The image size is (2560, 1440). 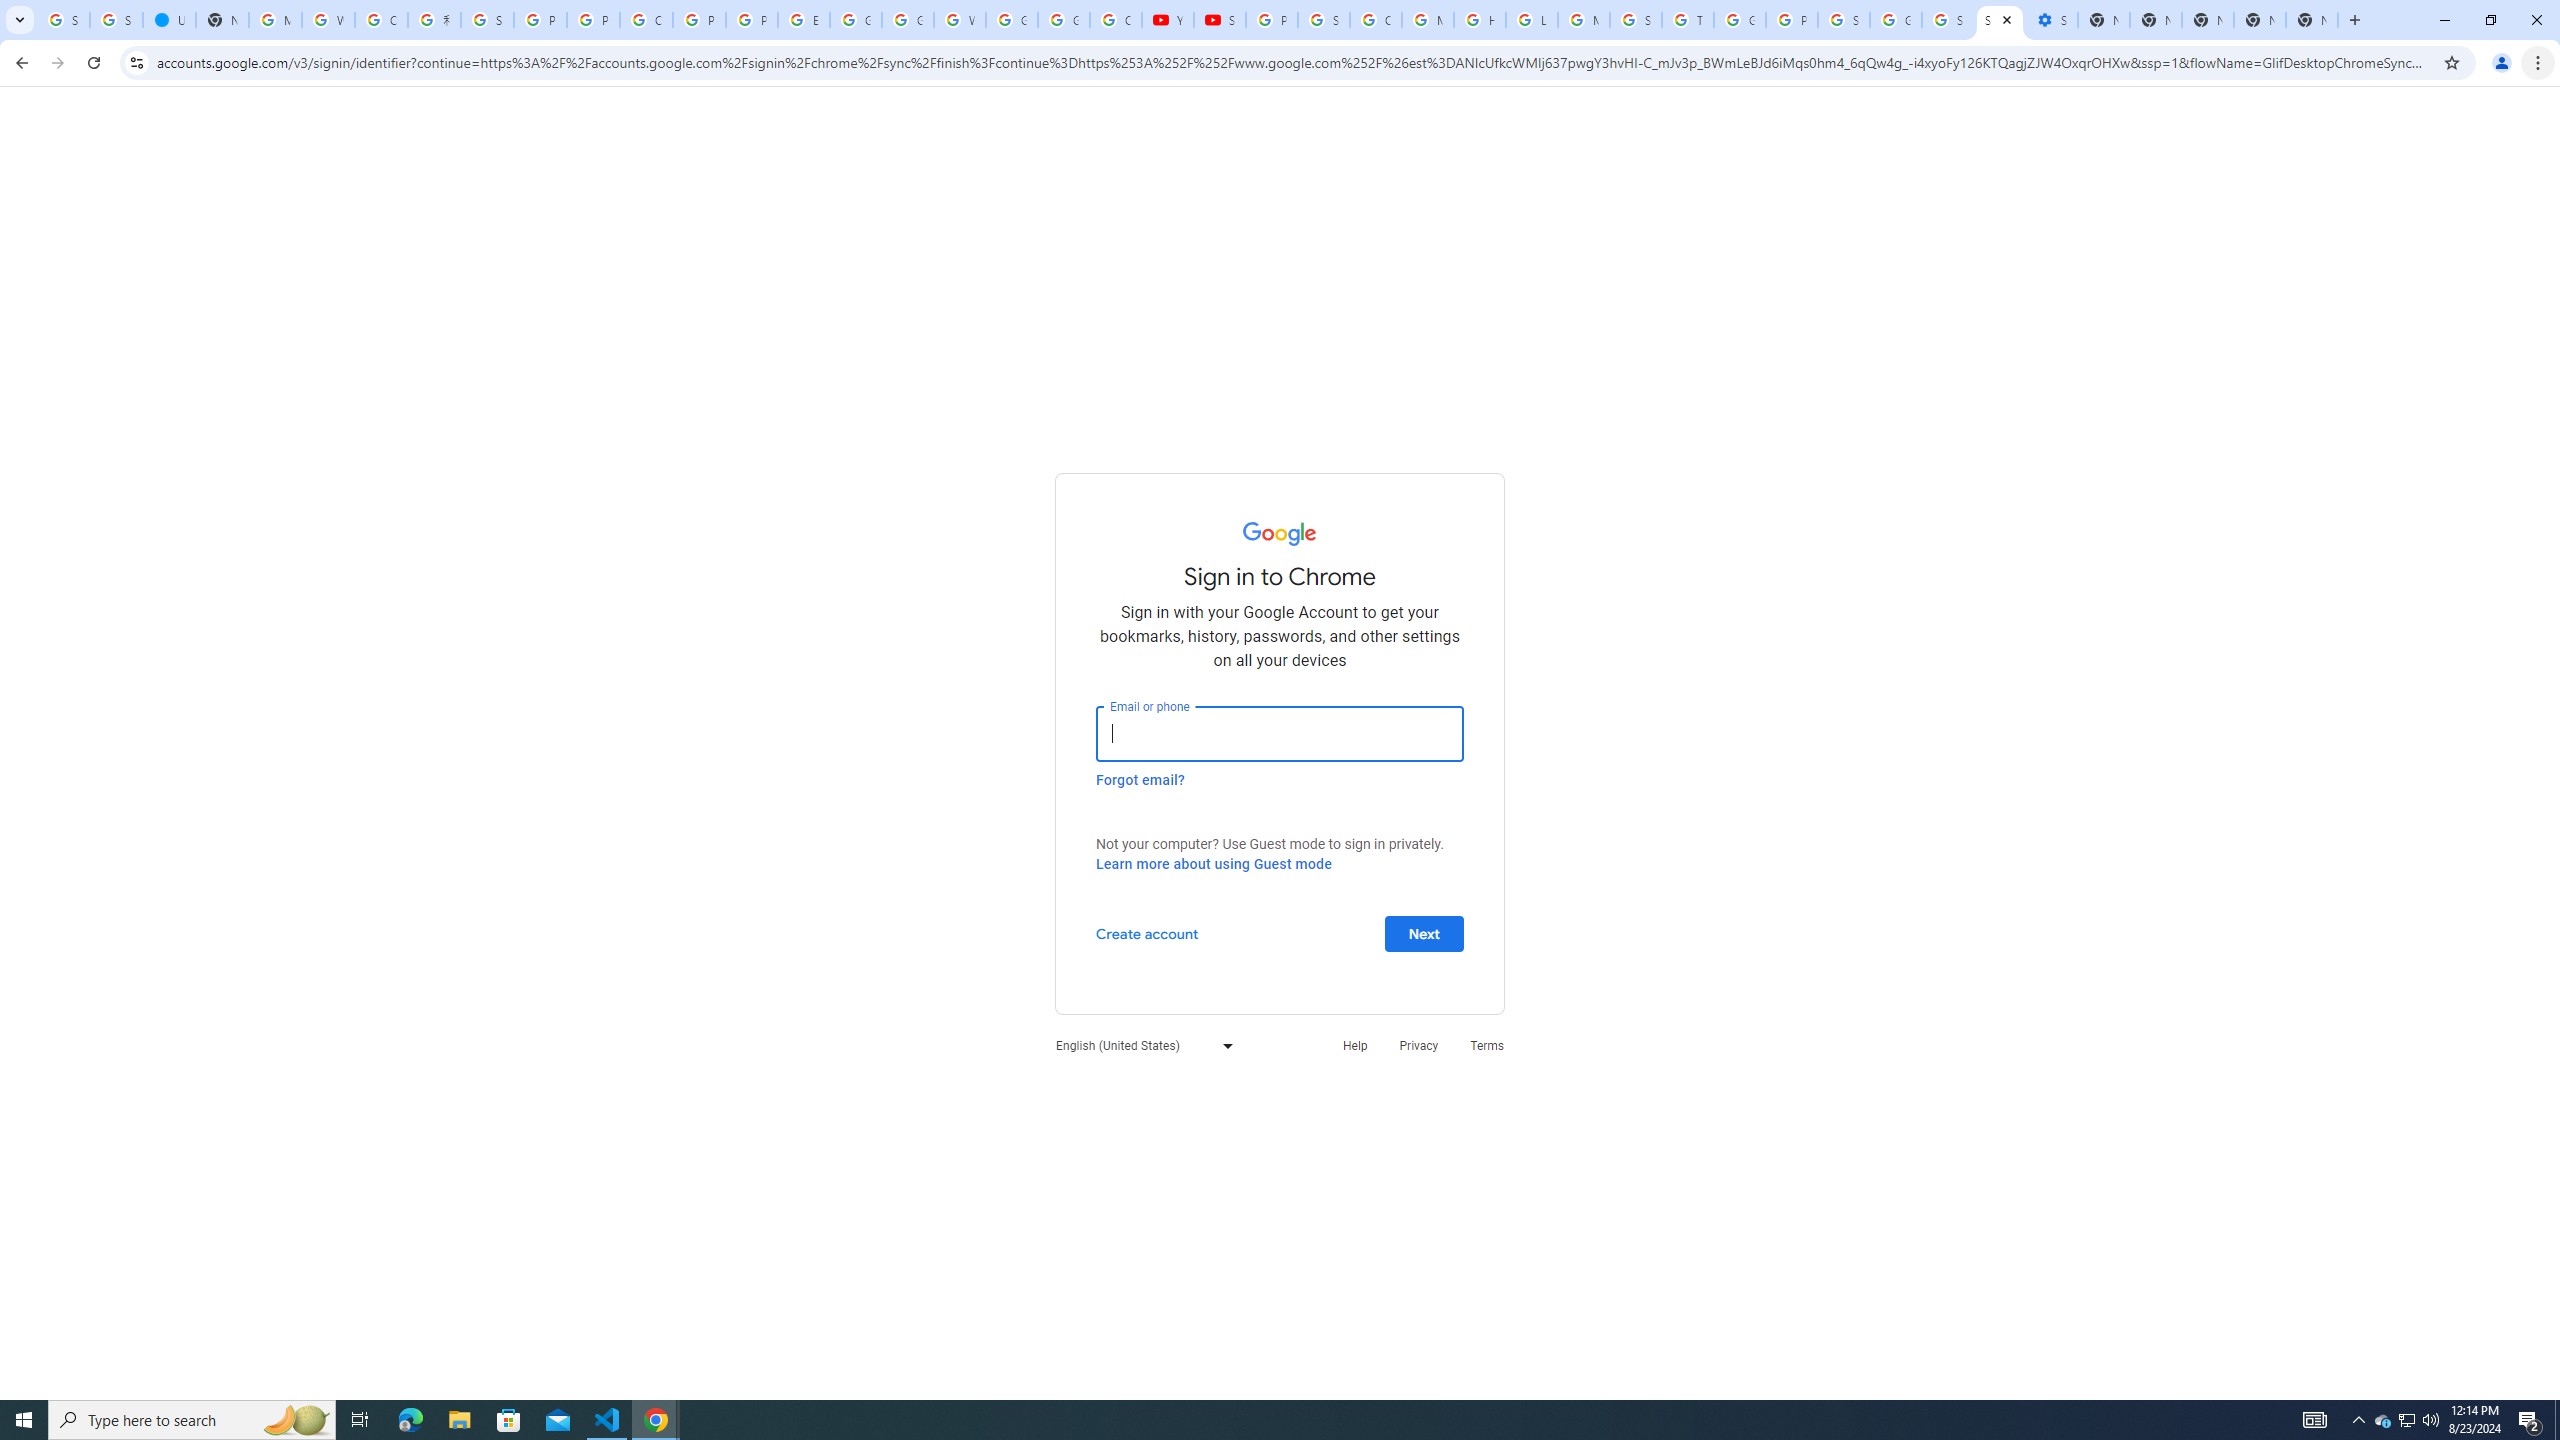 What do you see at coordinates (1423, 932) in the screenshot?
I see `'Next'` at bounding box center [1423, 932].